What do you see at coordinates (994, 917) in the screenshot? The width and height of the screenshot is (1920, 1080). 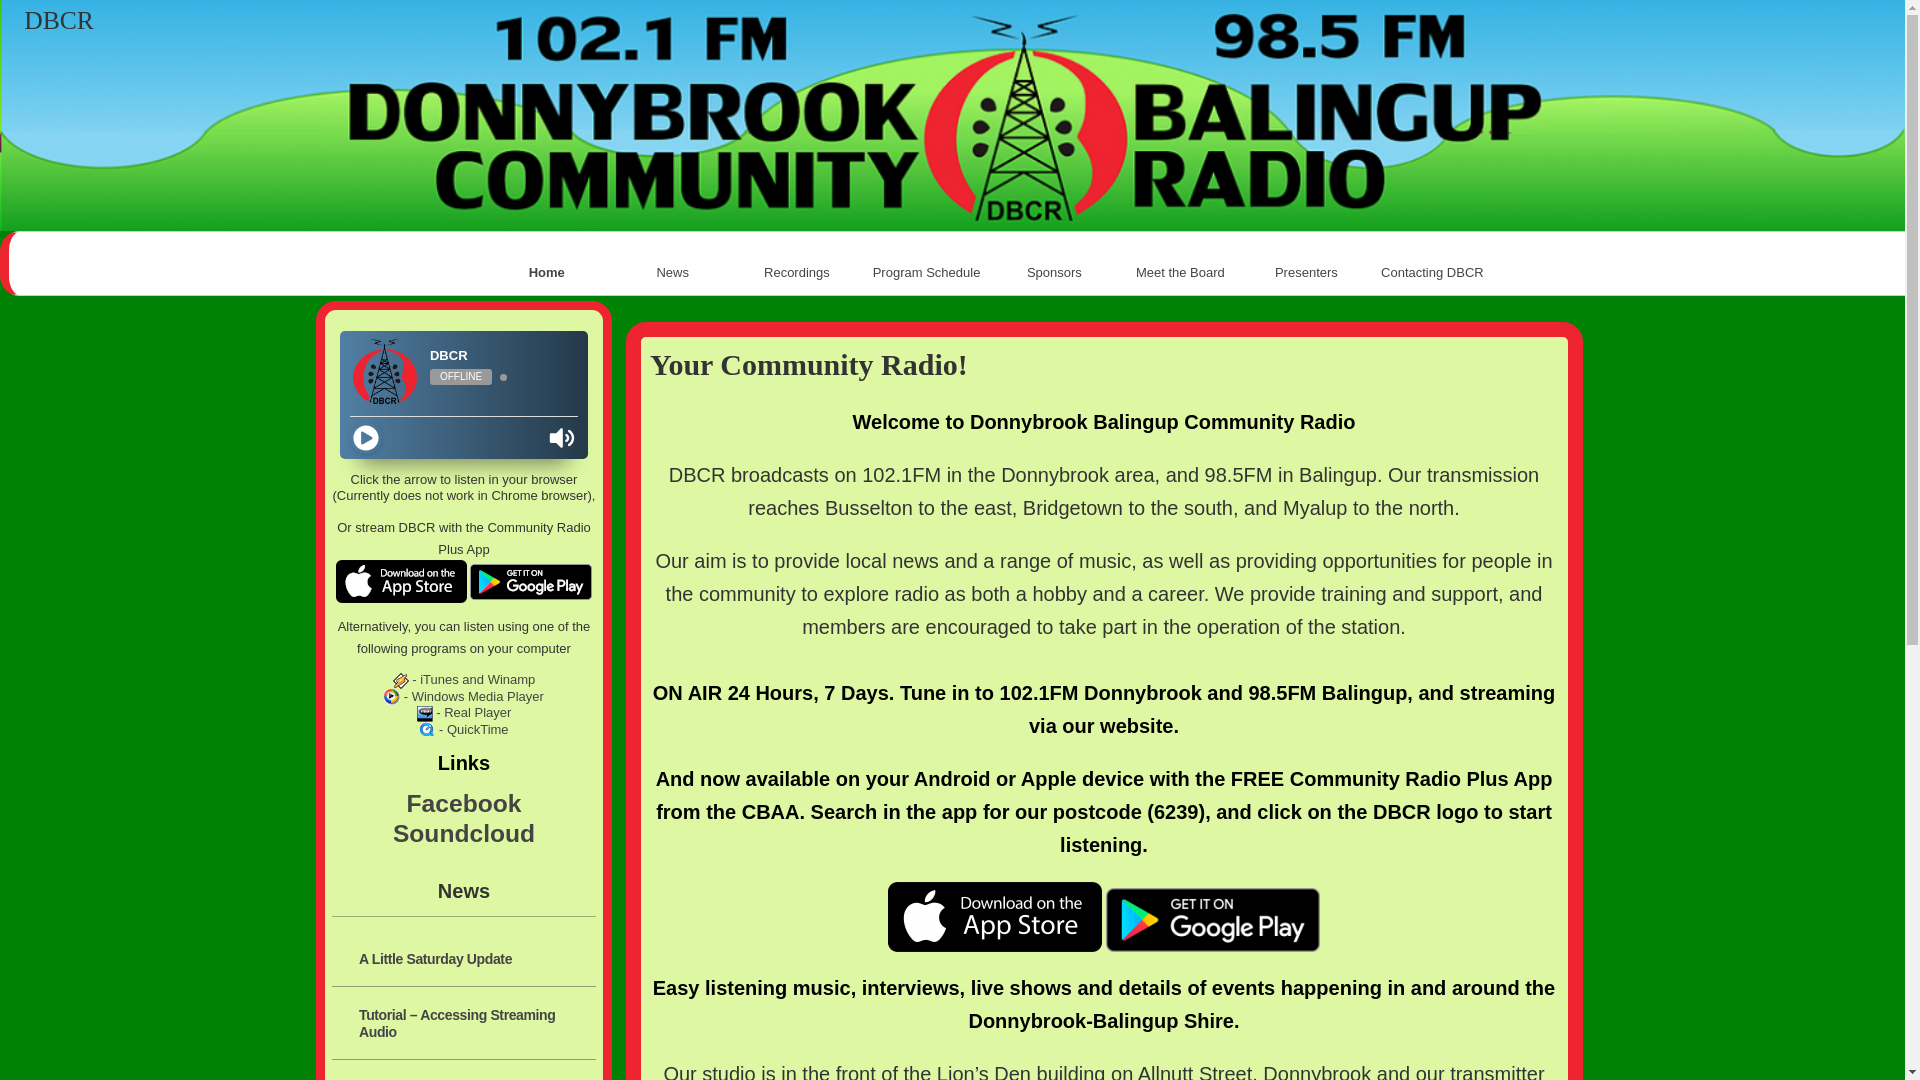 I see `'App Store'` at bounding box center [994, 917].